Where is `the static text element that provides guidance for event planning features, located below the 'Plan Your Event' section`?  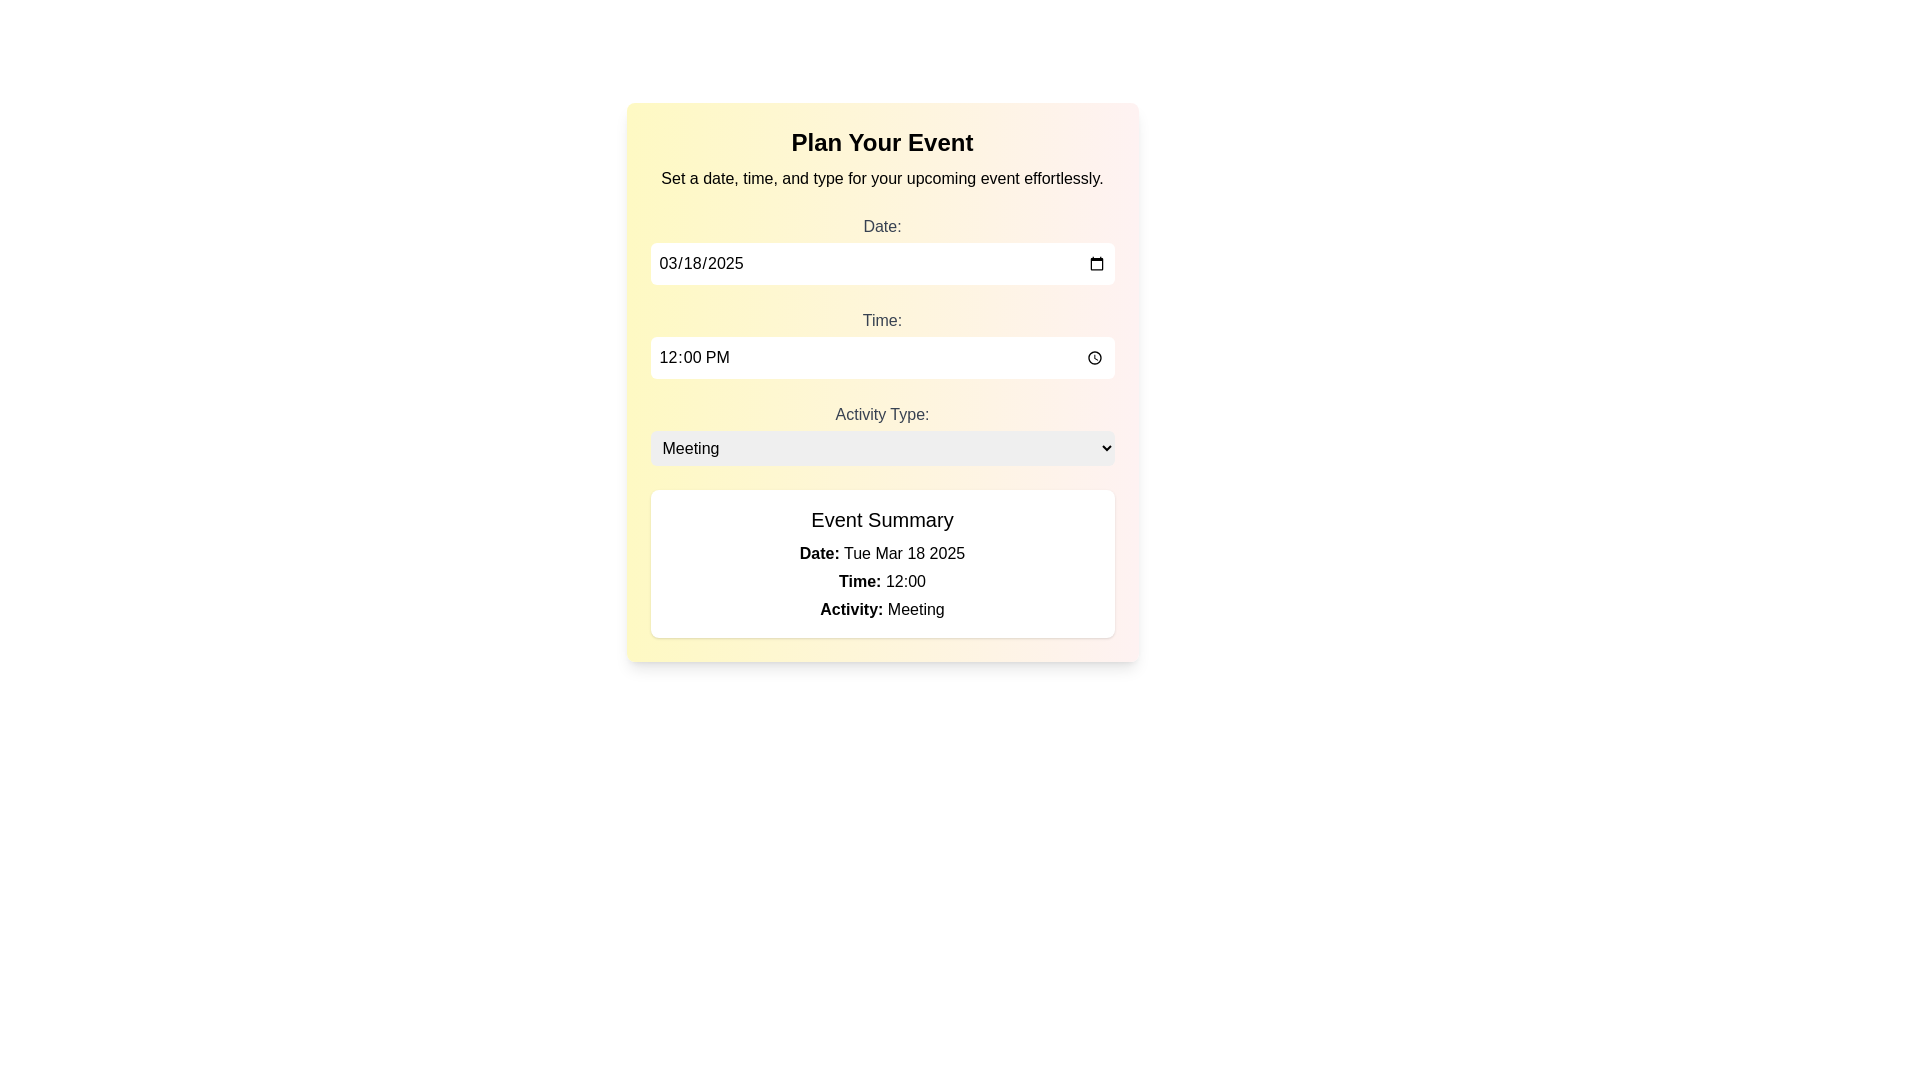 the static text element that provides guidance for event planning features, located below the 'Plan Your Event' section is located at coordinates (881, 177).